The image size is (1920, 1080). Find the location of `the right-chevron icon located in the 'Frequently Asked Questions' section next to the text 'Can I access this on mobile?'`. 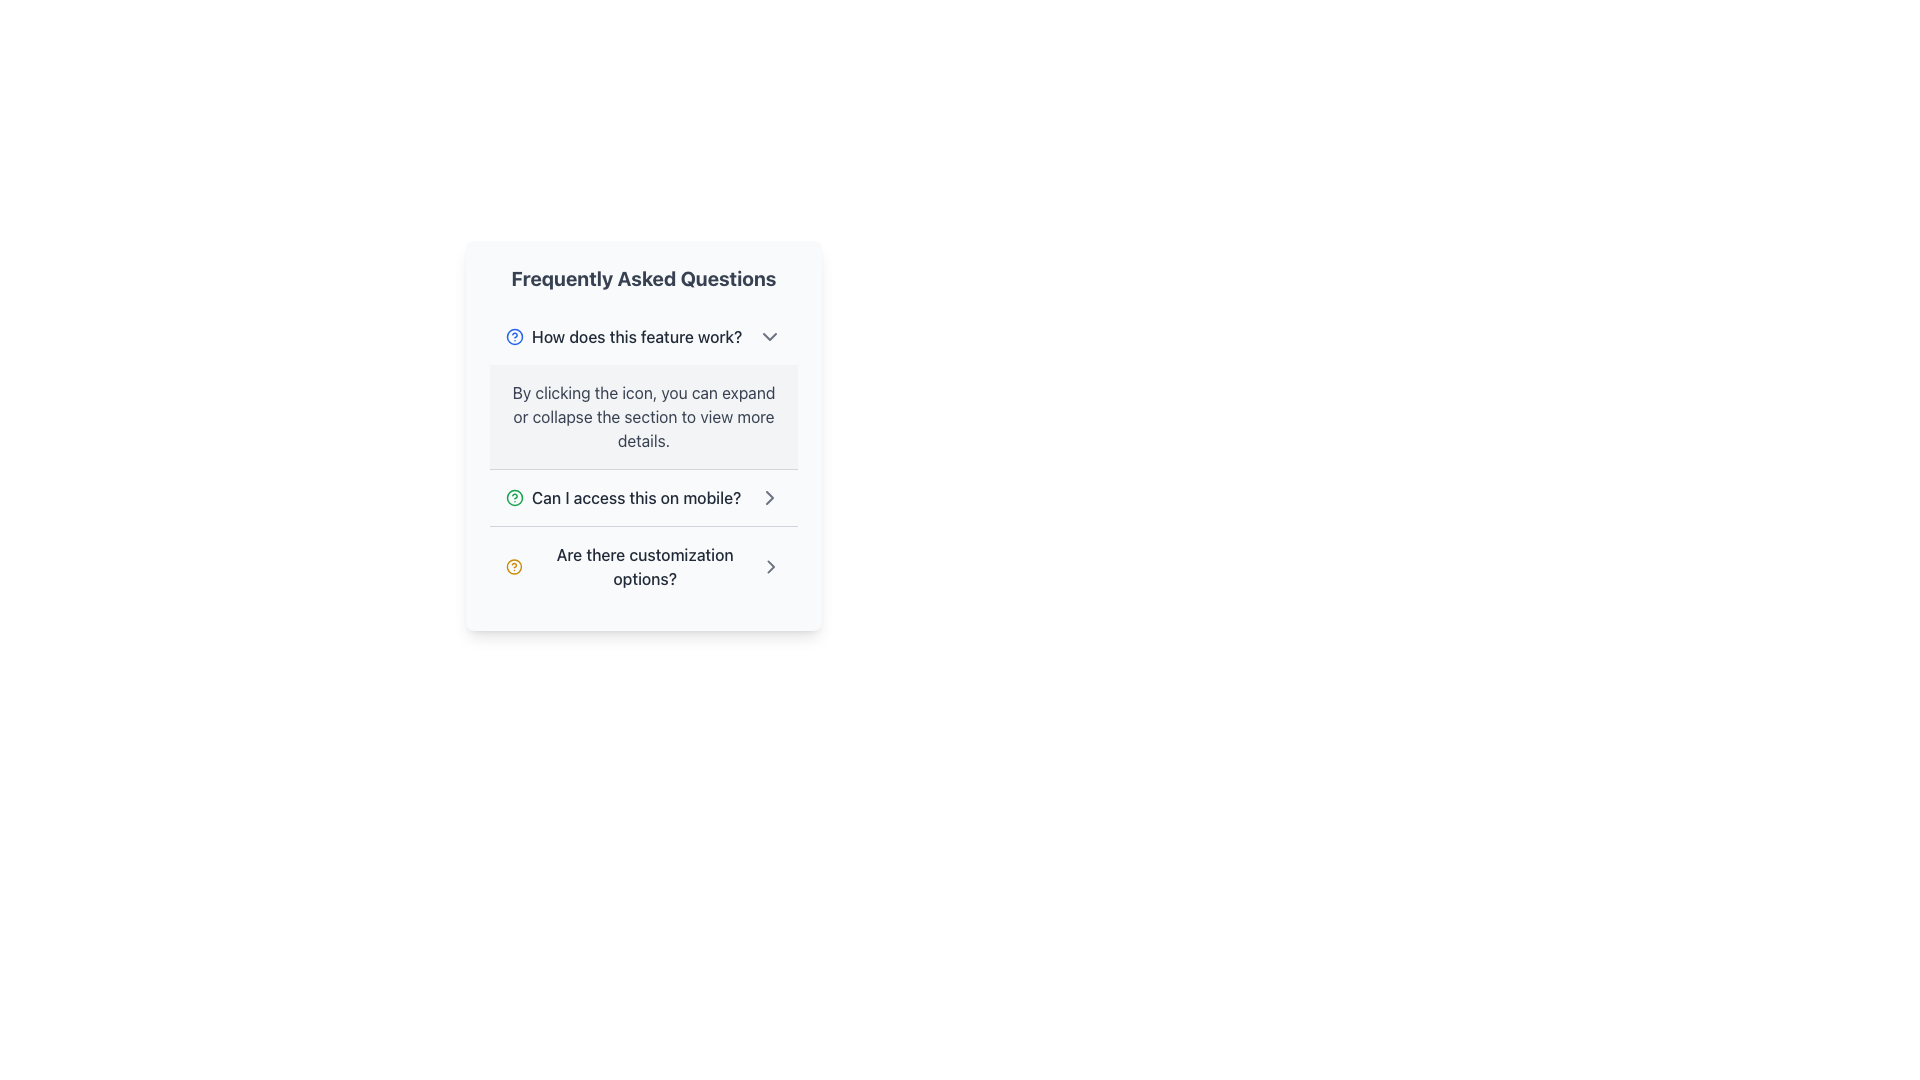

the right-chevron icon located in the 'Frequently Asked Questions' section next to the text 'Can I access this on mobile?' is located at coordinates (768, 496).